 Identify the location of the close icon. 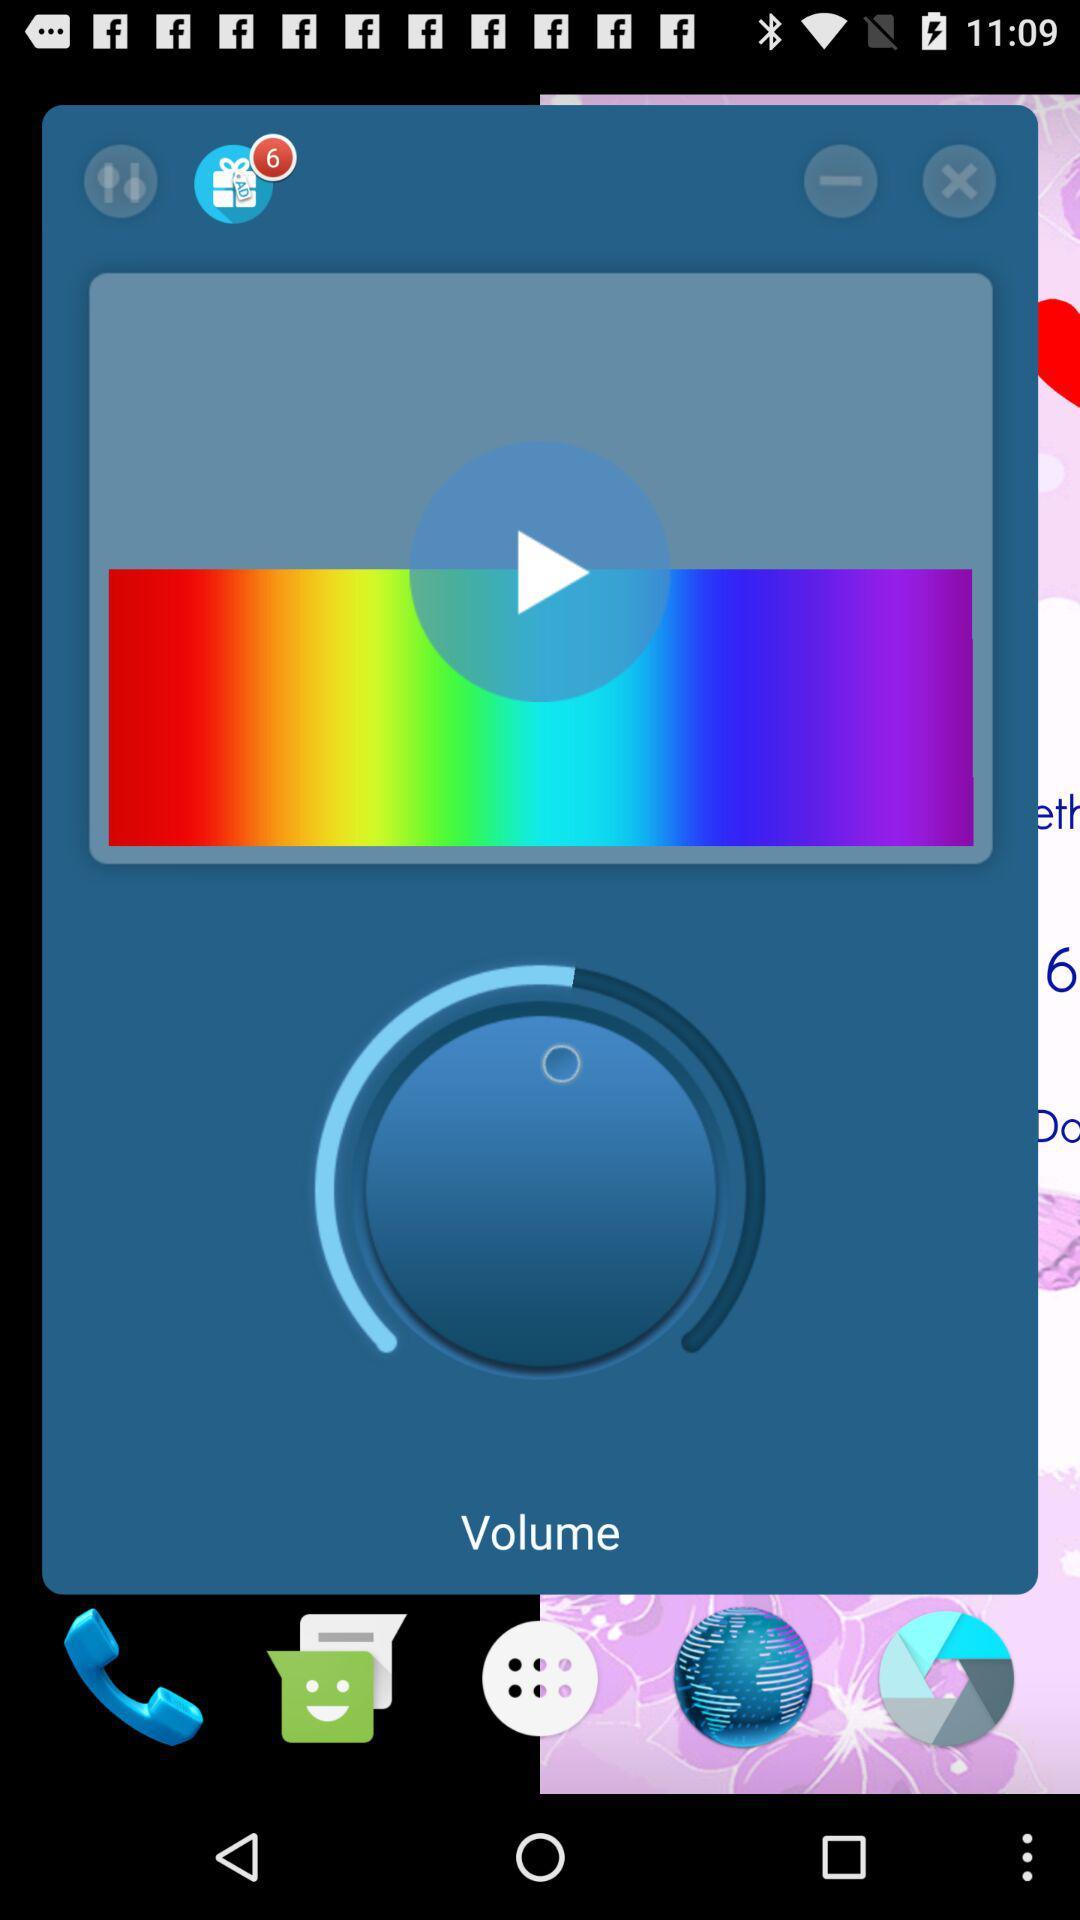
(958, 193).